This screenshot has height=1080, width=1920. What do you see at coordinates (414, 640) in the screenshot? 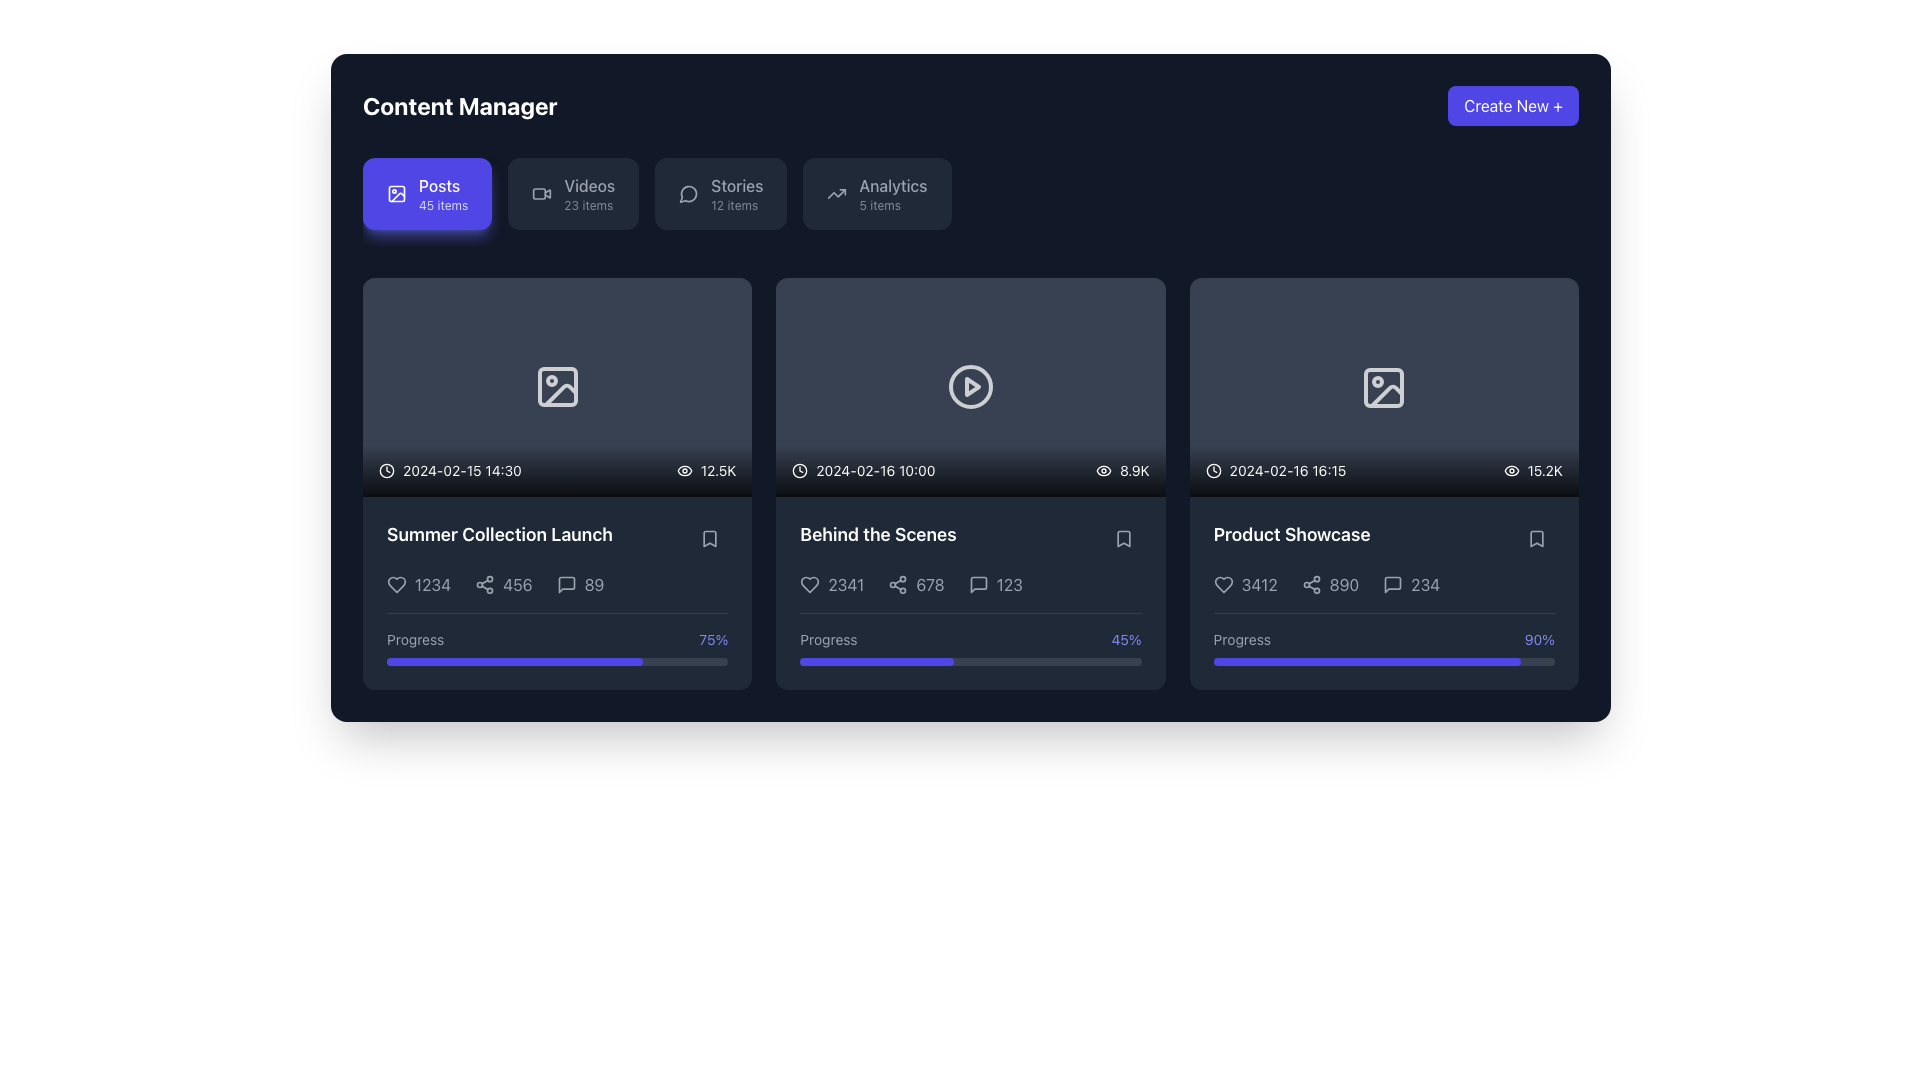
I see `the 'Progress' text label located in the lower left corner of the 'Summer Collection Launch' card, which provides context to the progress bar below it` at bounding box center [414, 640].